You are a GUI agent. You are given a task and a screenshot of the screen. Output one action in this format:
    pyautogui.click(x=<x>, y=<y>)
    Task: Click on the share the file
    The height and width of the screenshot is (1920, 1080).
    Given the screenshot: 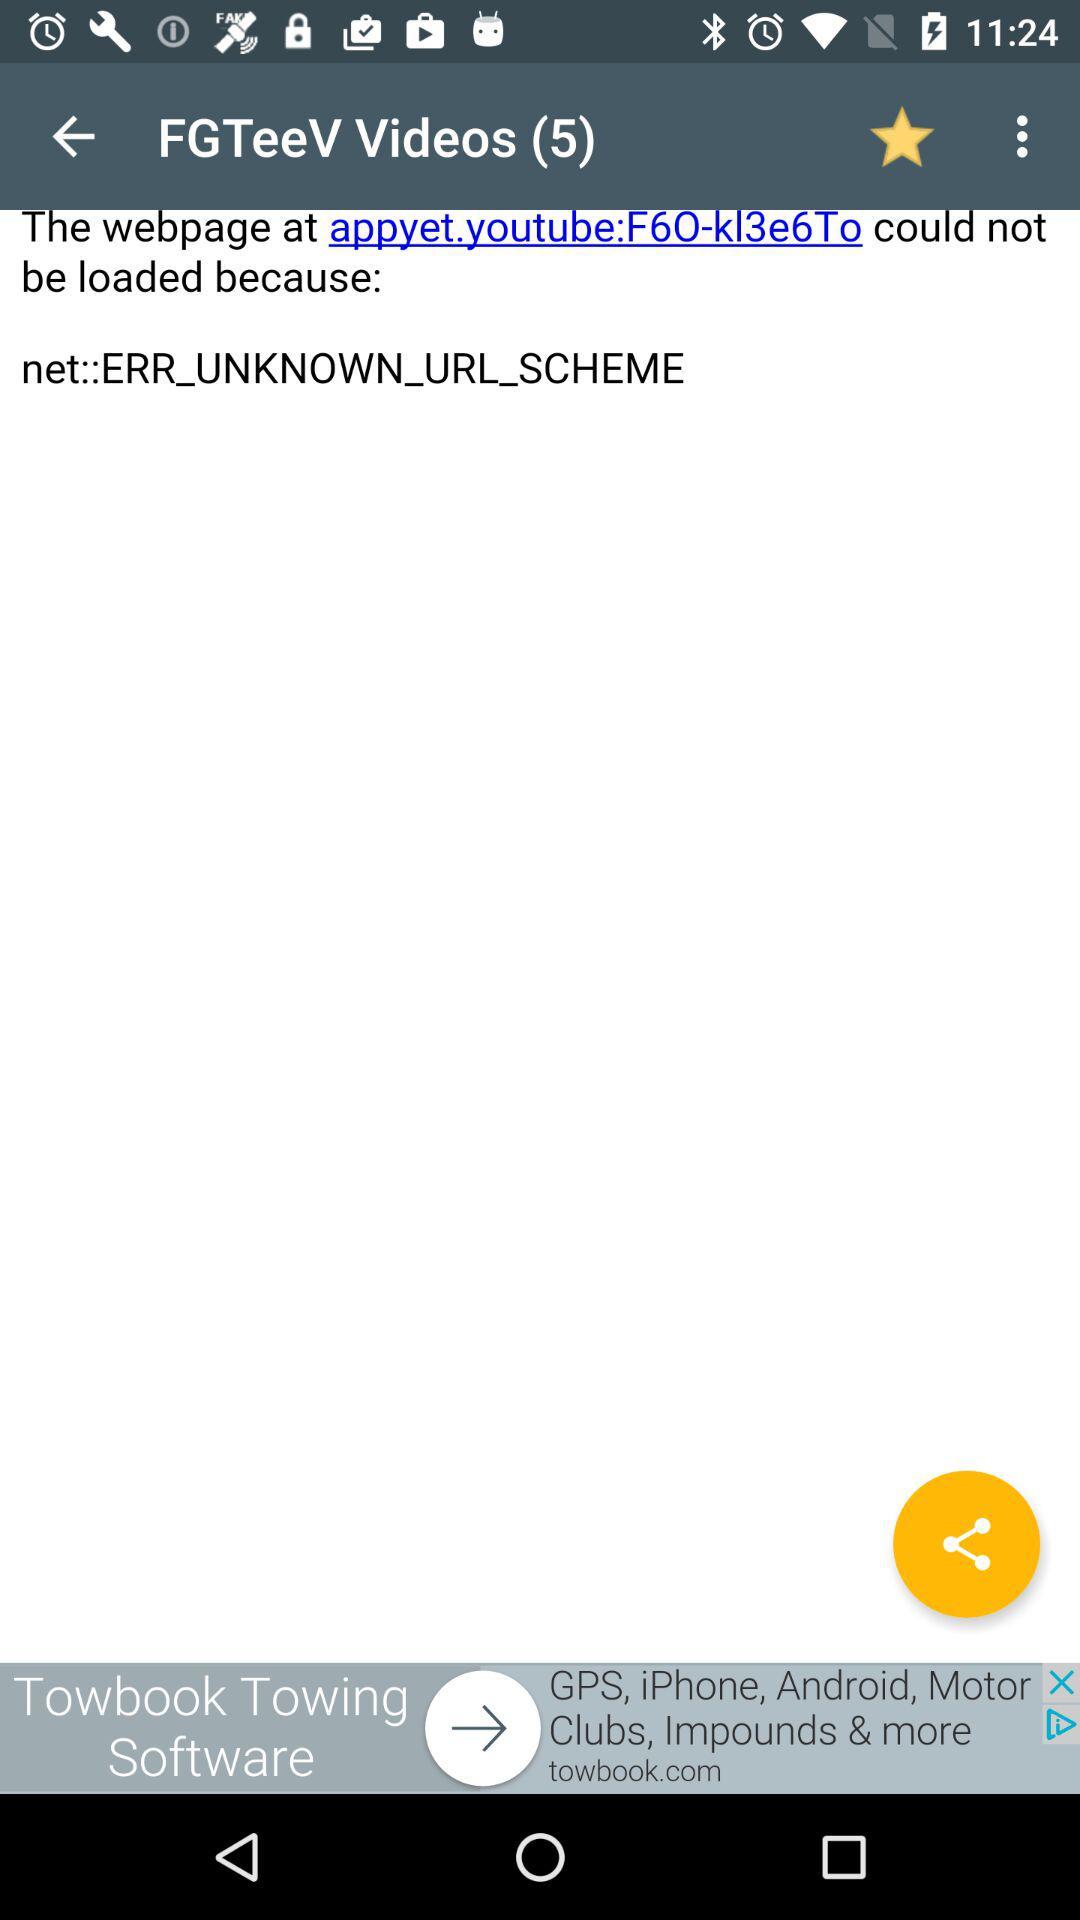 What is the action you would take?
    pyautogui.click(x=965, y=1543)
    